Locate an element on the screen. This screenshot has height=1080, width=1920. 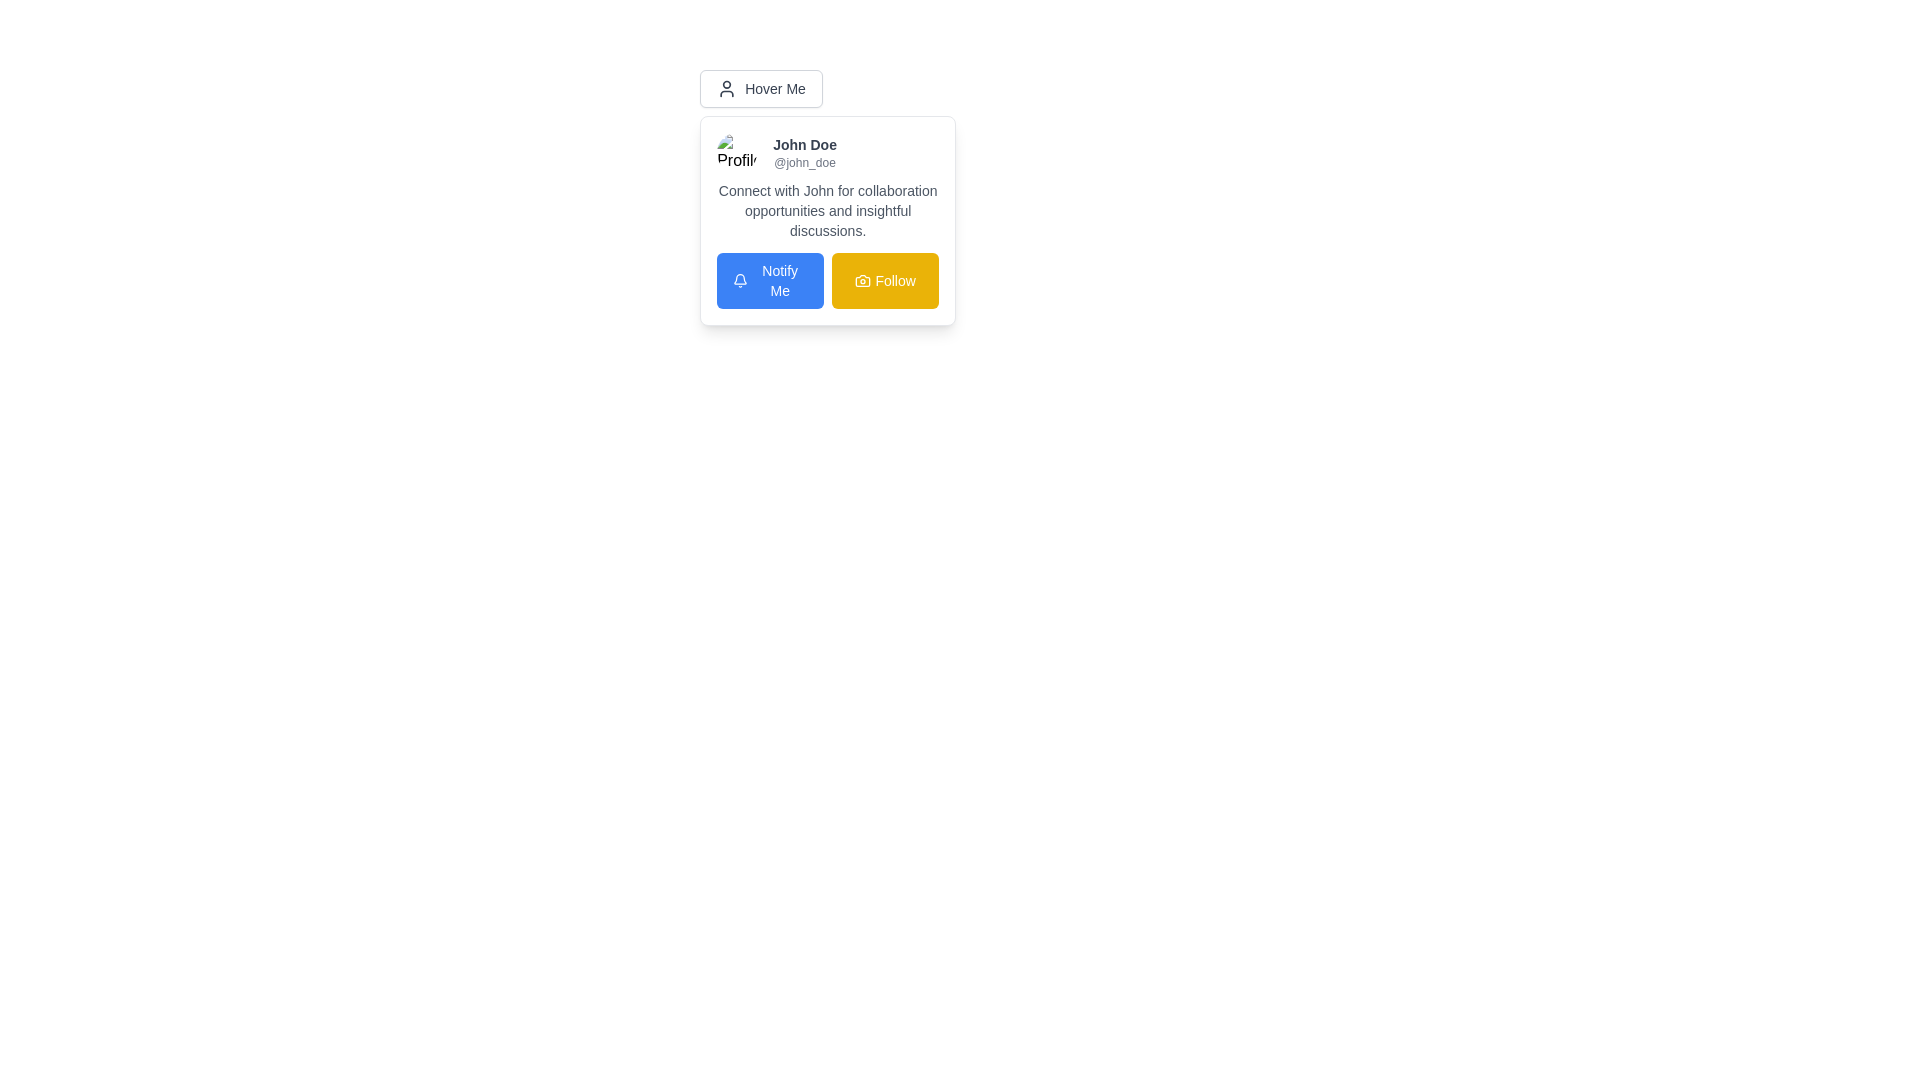
the user's name 'John Doe' in the User Profile Identifier is located at coordinates (828, 152).